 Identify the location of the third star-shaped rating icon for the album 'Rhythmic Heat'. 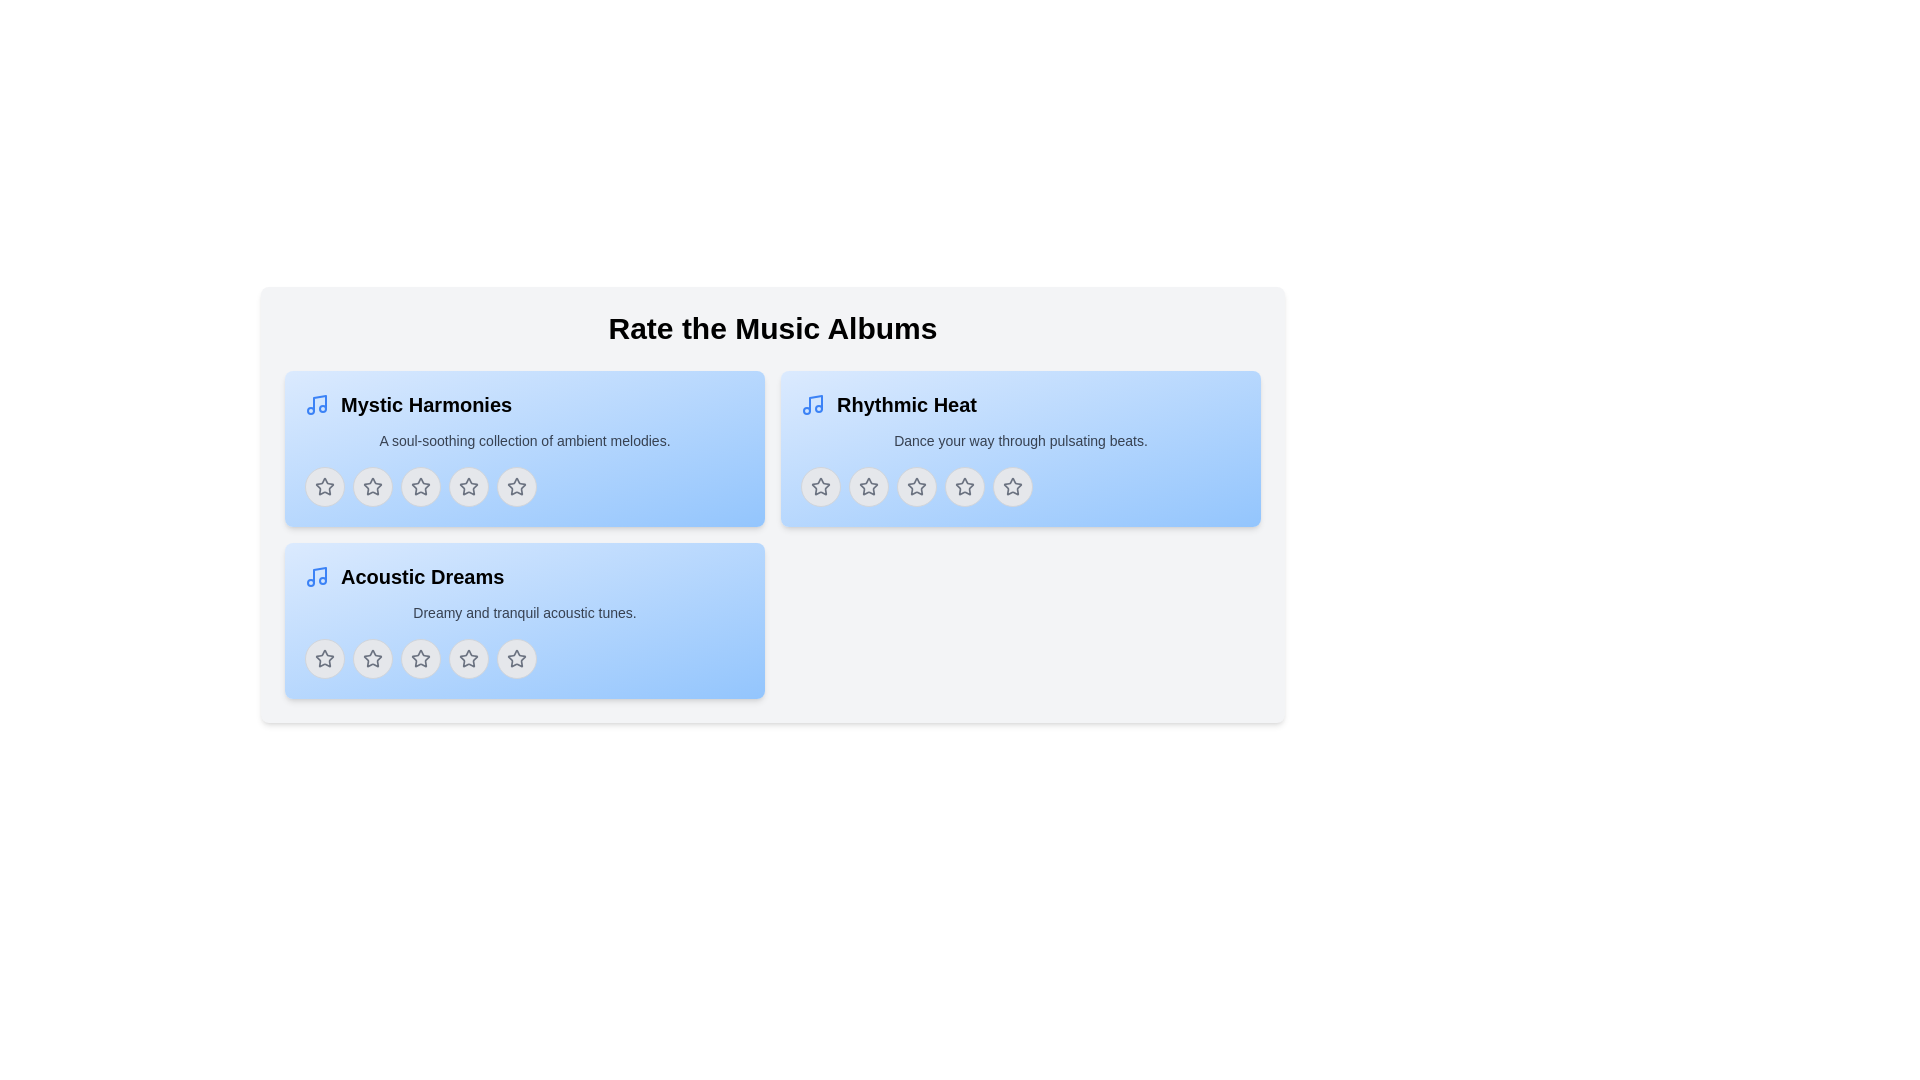
(915, 486).